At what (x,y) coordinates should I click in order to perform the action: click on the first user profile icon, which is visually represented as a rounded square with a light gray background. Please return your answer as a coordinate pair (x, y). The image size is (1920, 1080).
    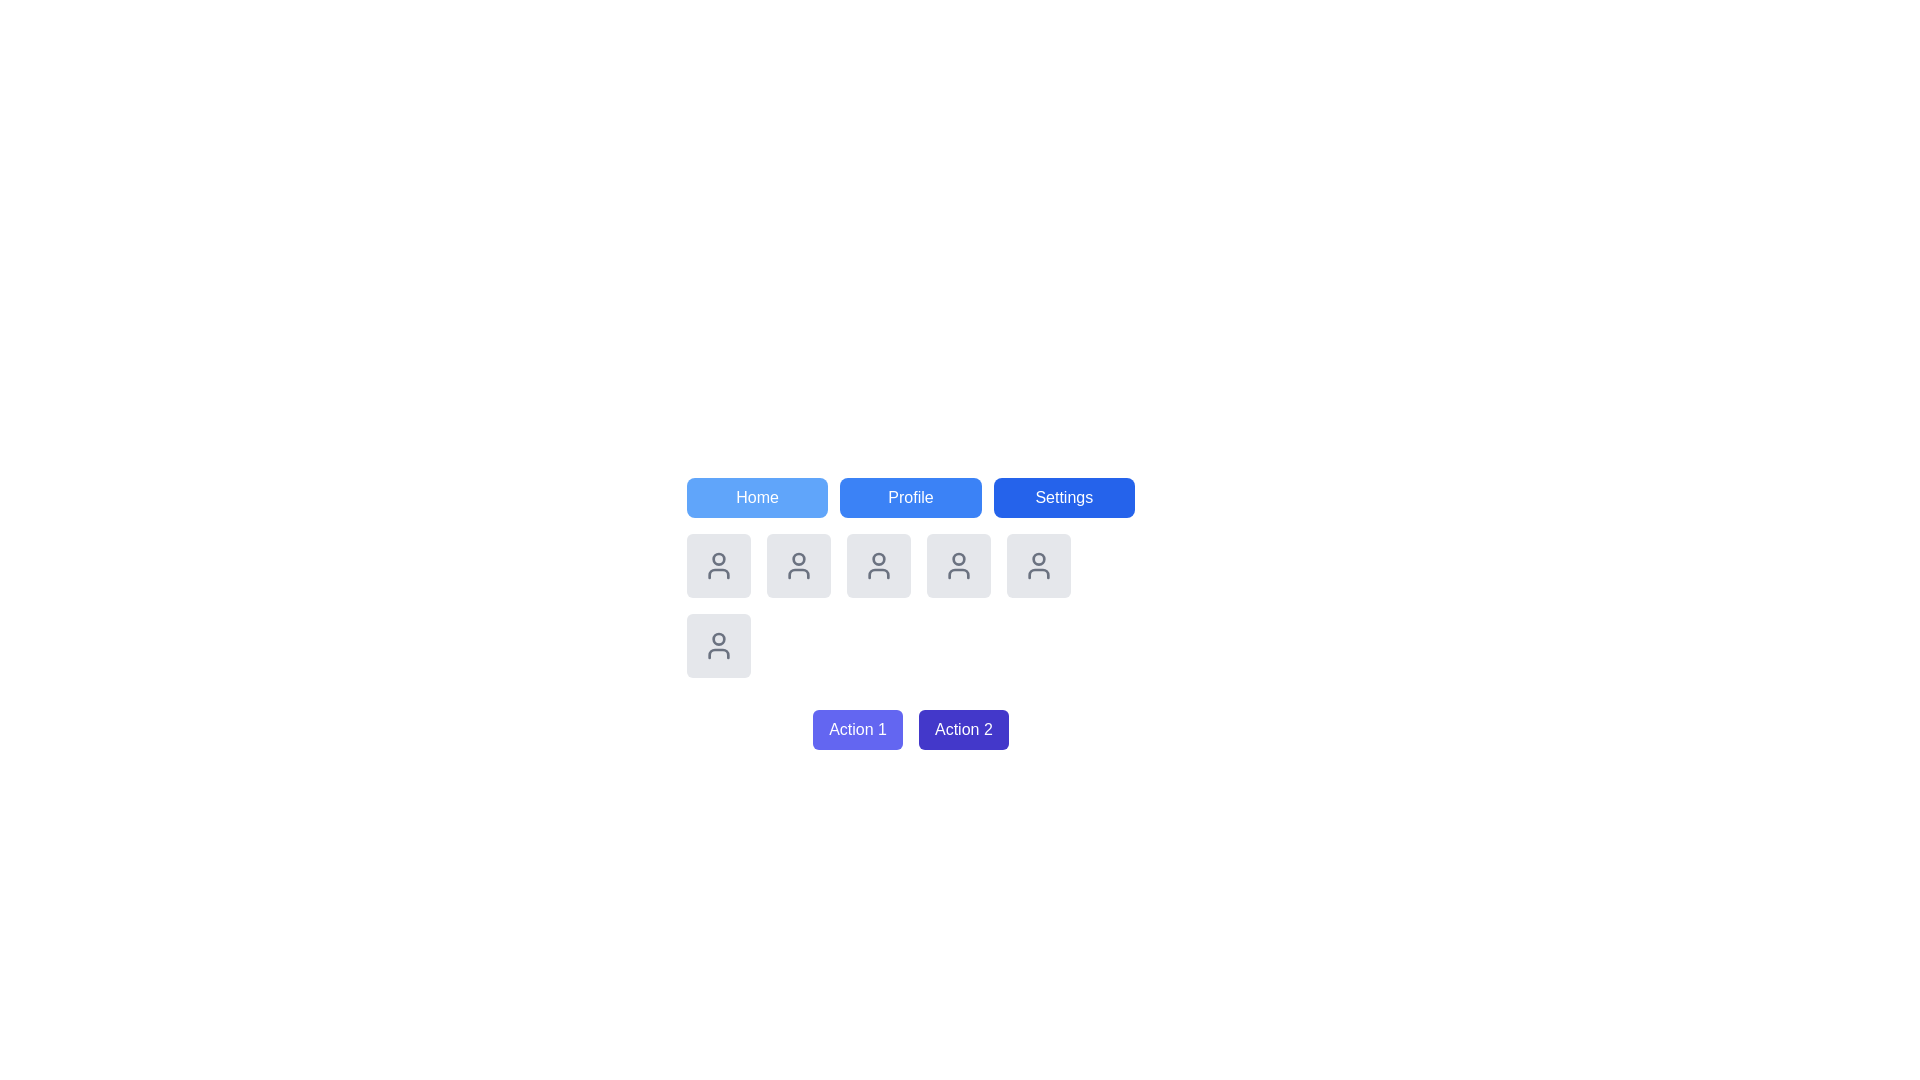
    Looking at the image, I should click on (719, 566).